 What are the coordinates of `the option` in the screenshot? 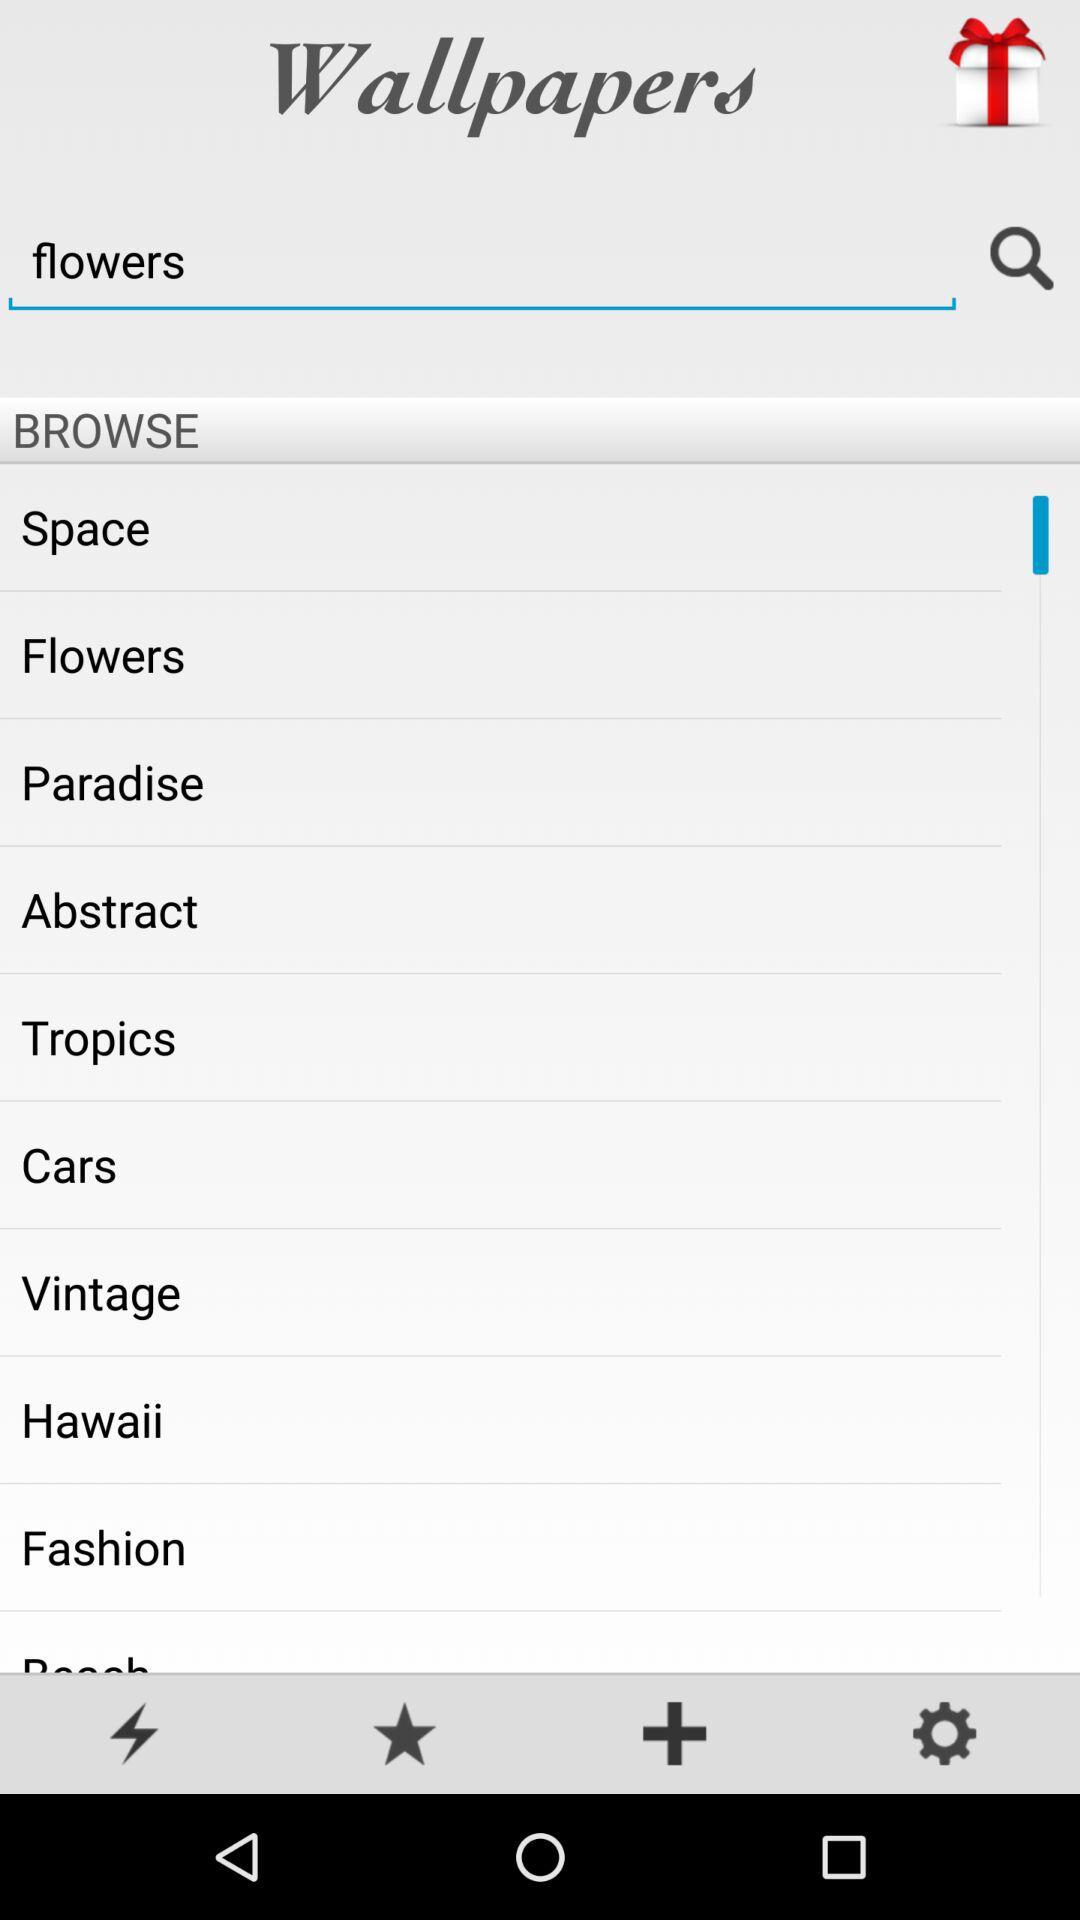 It's located at (675, 1735).